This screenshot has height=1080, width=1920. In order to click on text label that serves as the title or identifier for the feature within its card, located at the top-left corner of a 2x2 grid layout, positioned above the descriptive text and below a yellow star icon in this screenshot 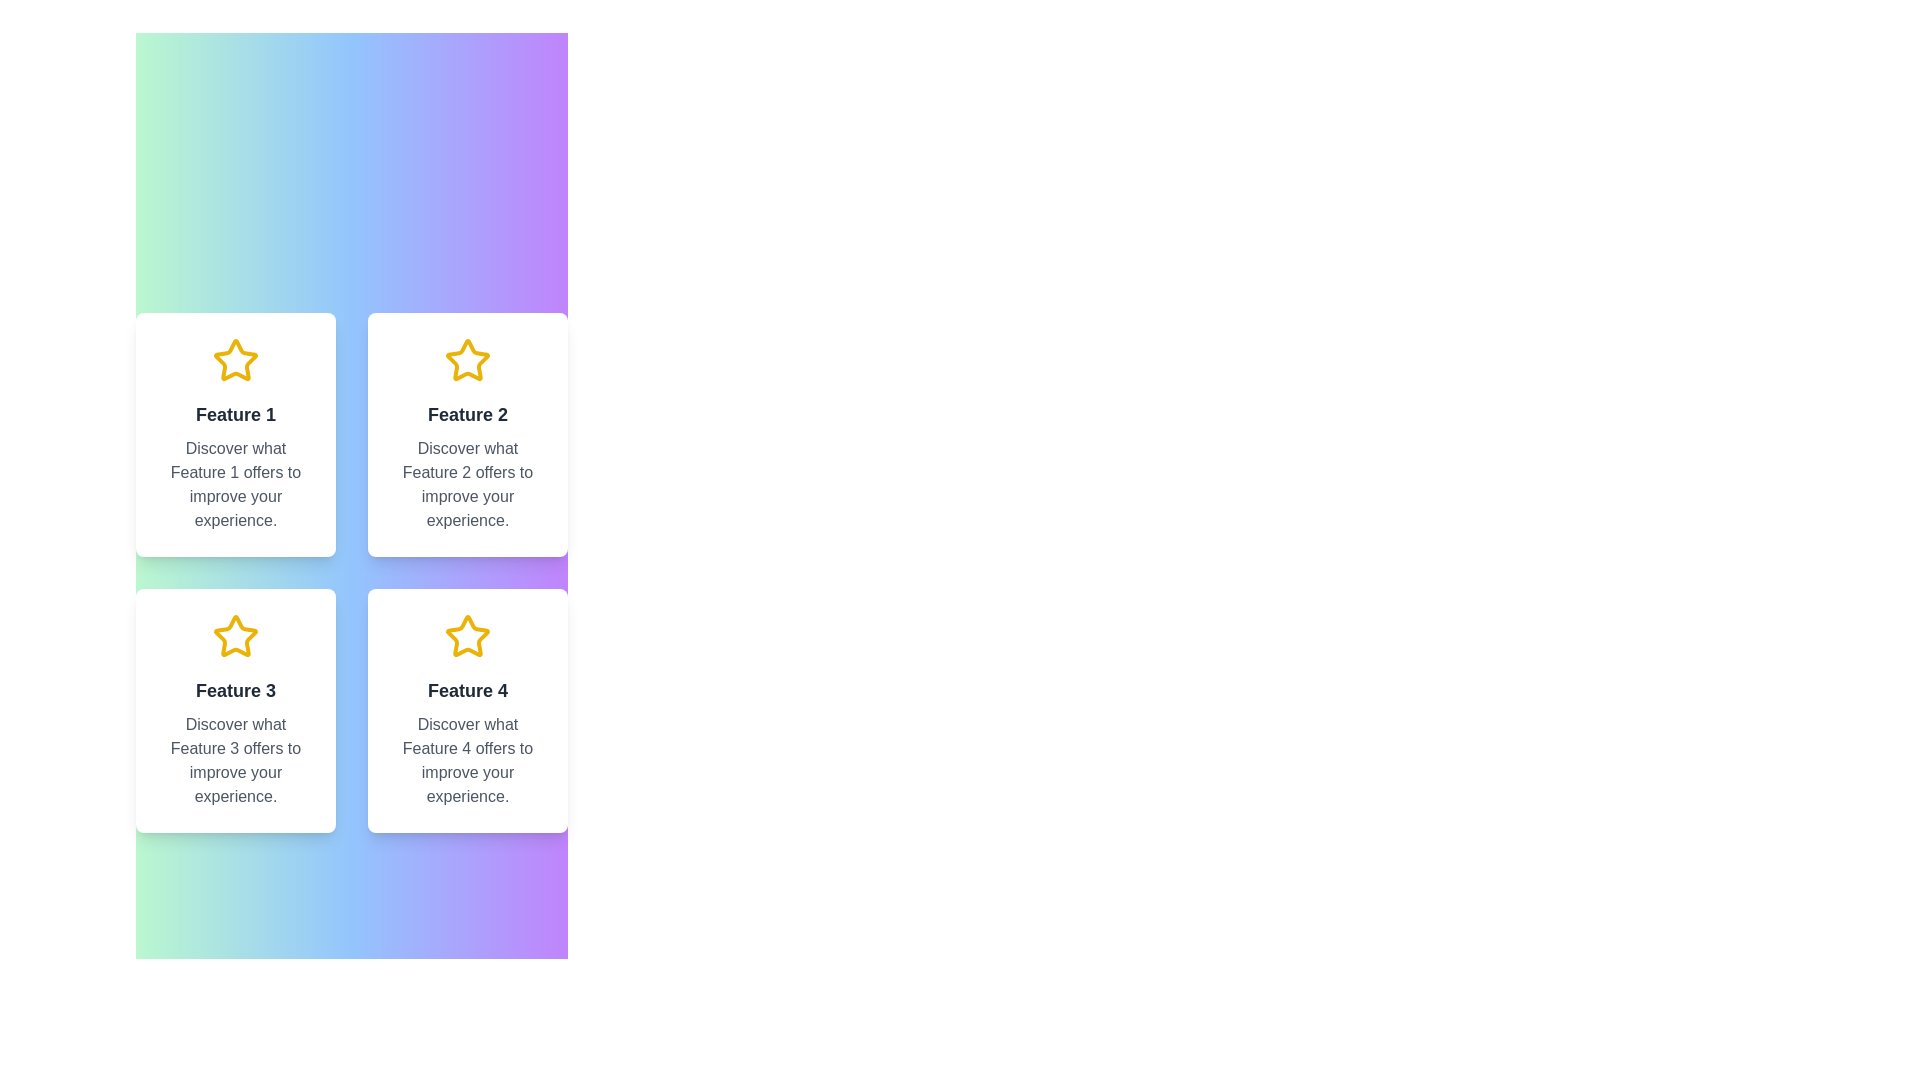, I will do `click(235, 414)`.